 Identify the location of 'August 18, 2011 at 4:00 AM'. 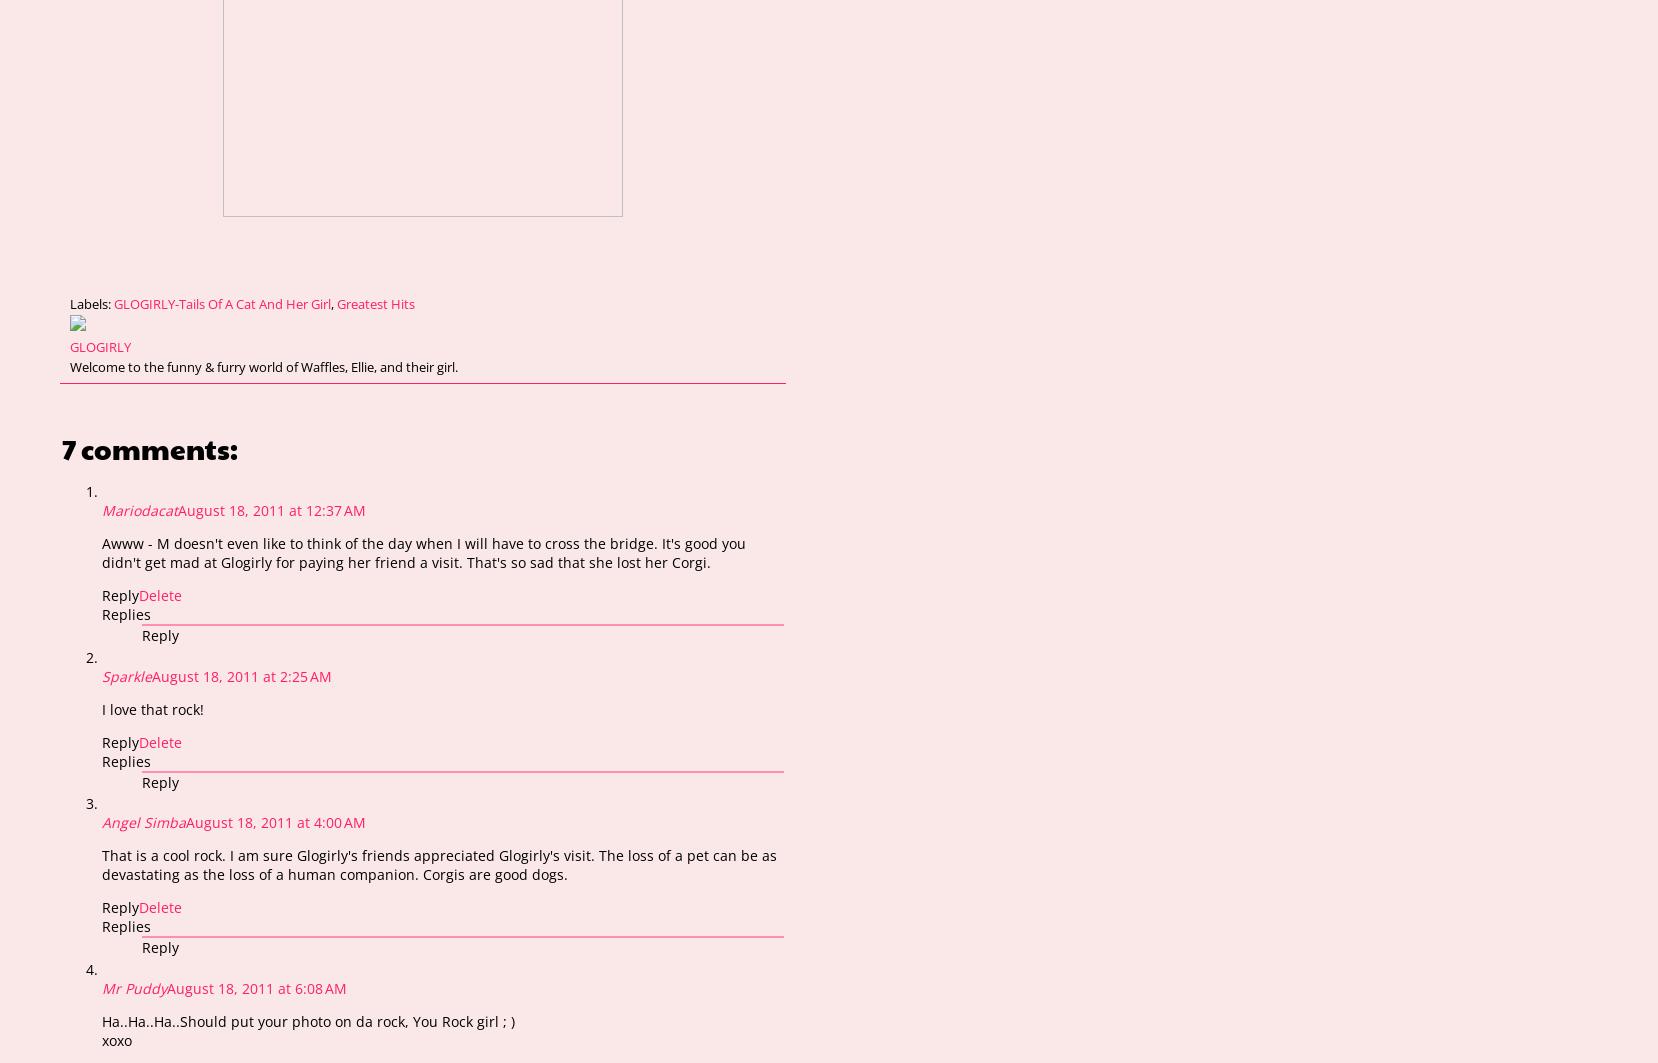
(276, 821).